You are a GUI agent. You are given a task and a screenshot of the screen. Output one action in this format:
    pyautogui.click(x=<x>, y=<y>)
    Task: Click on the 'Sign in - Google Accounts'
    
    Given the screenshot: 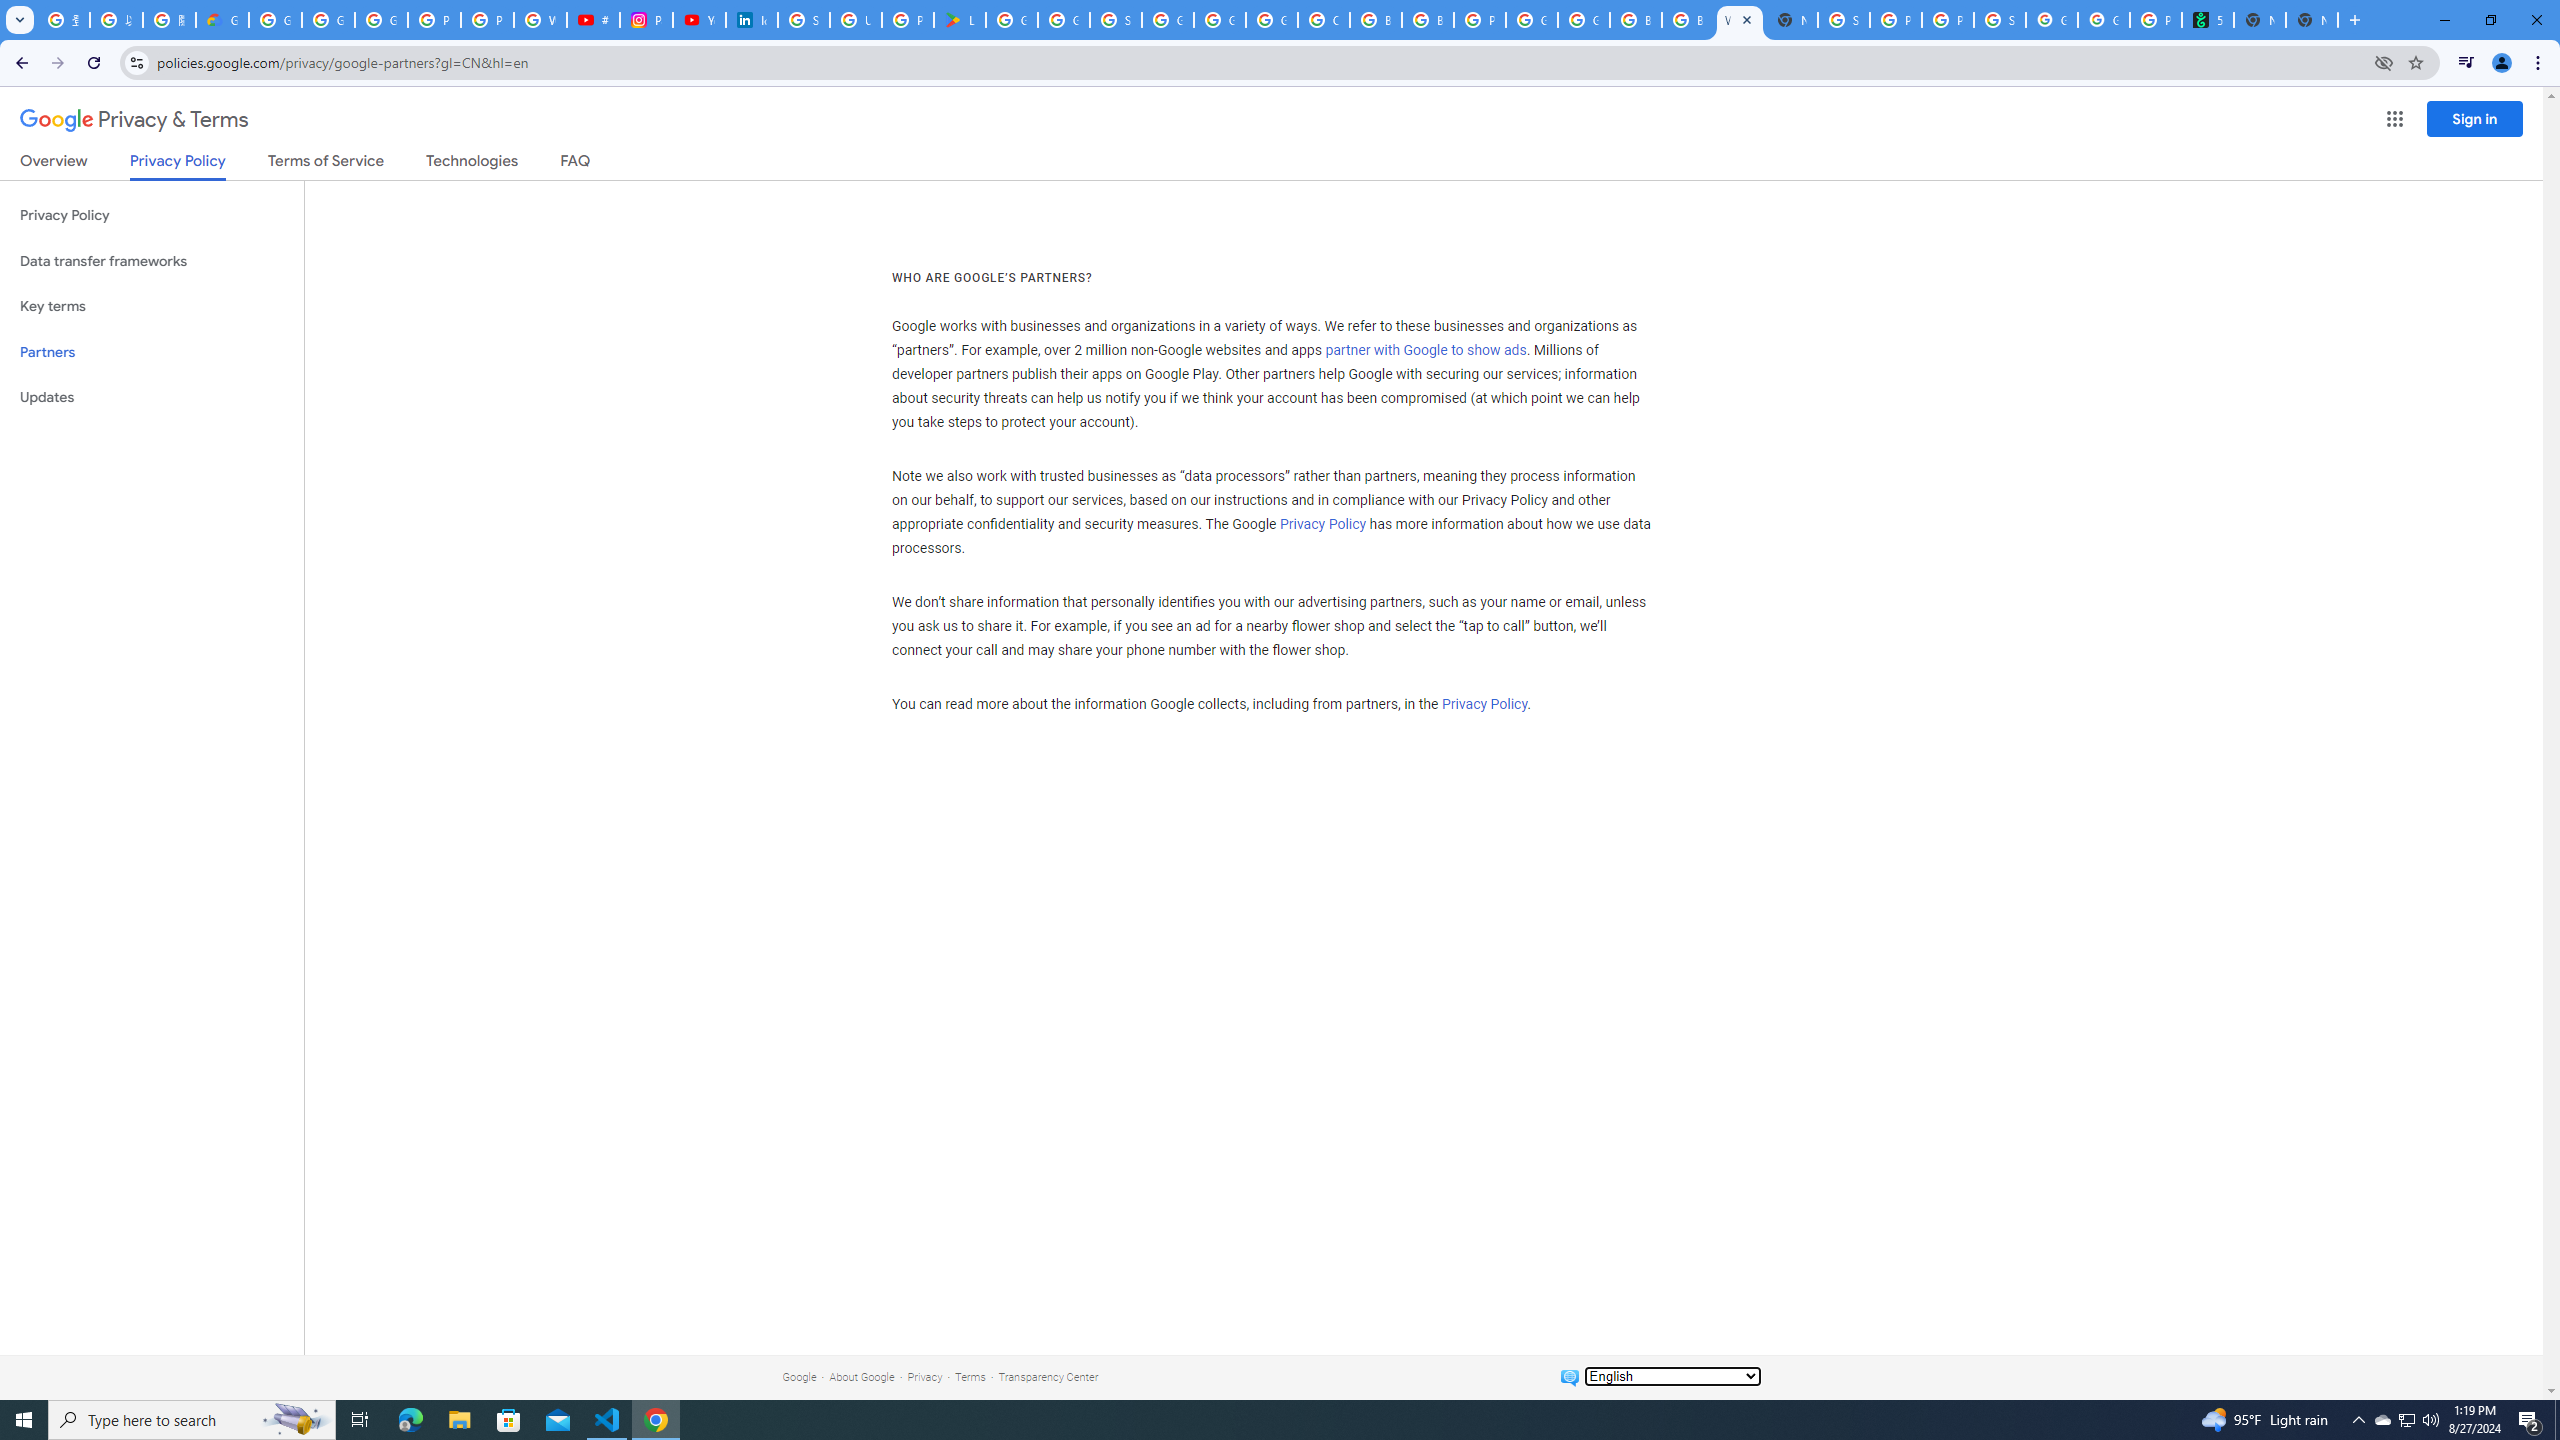 What is the action you would take?
    pyautogui.click(x=803, y=19)
    